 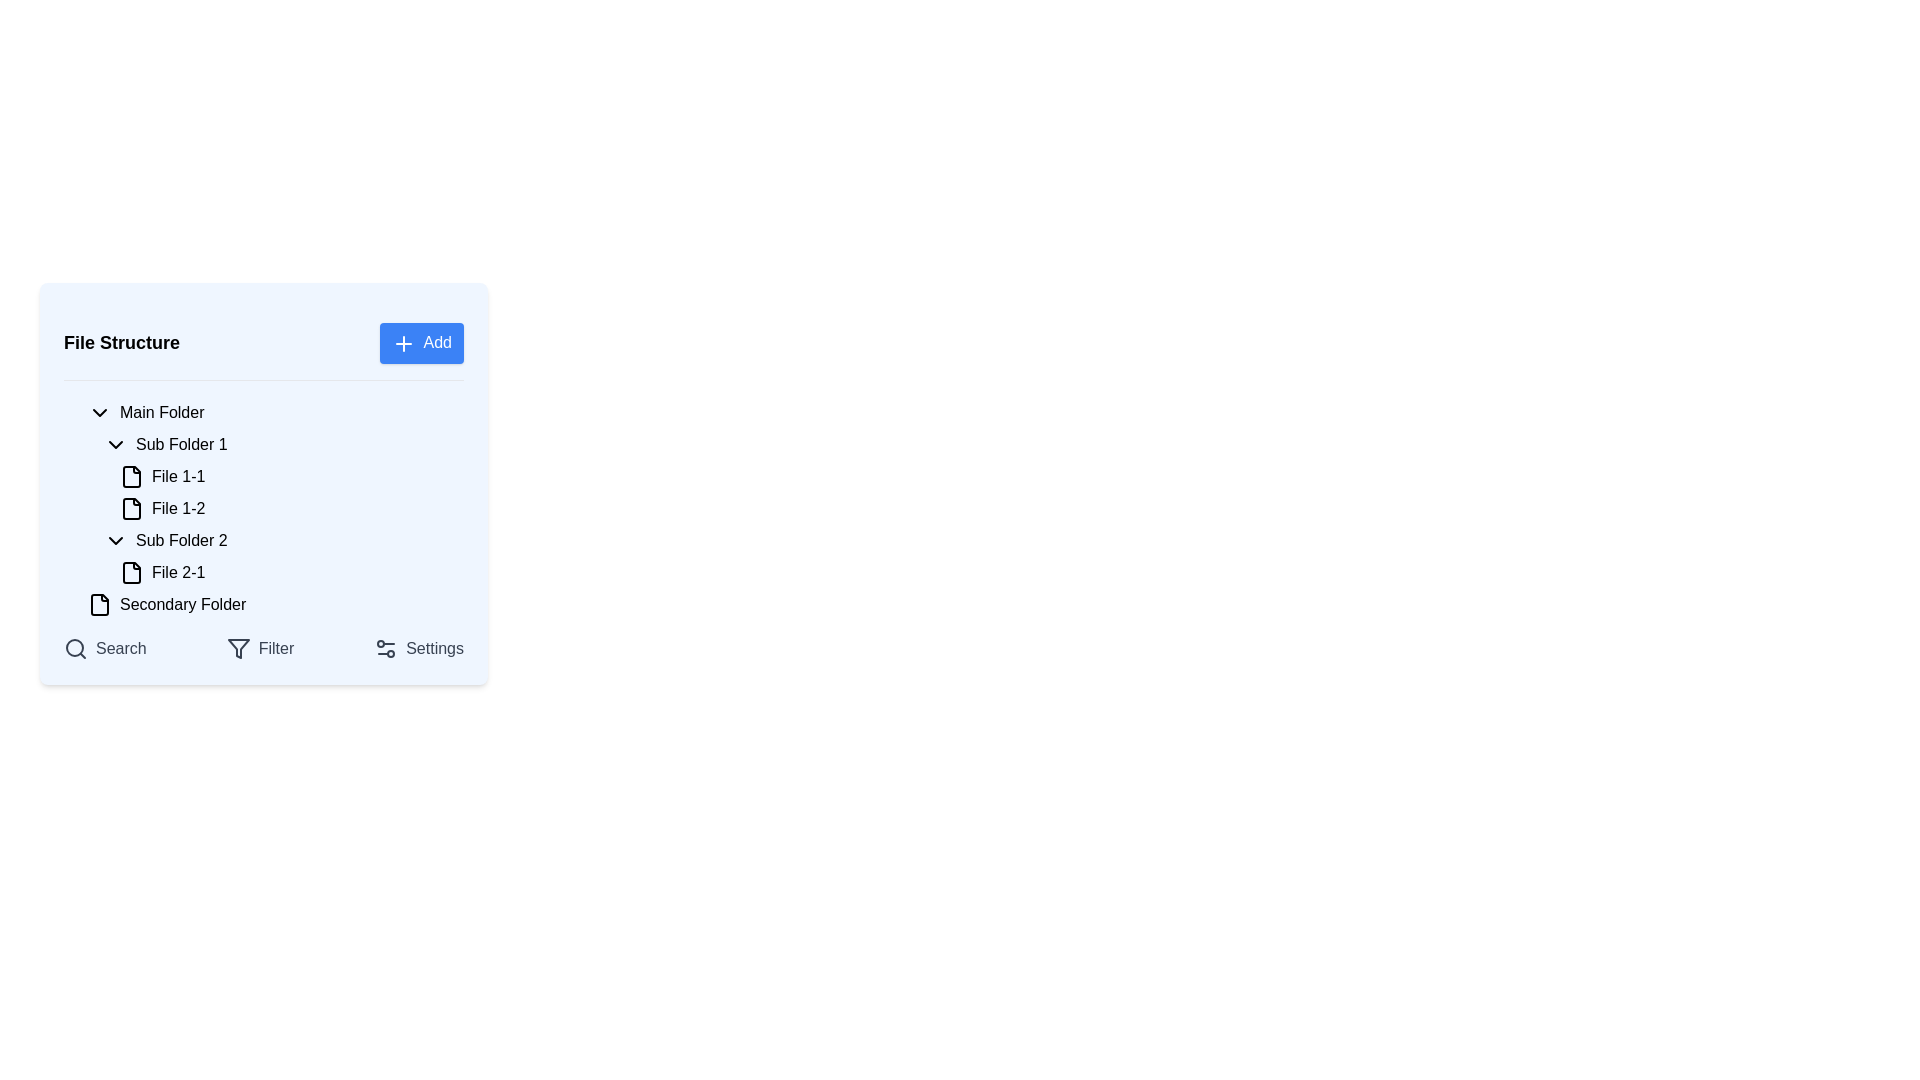 I want to click on the 'Filter' button with a funnel icon, so click(x=259, y=648).